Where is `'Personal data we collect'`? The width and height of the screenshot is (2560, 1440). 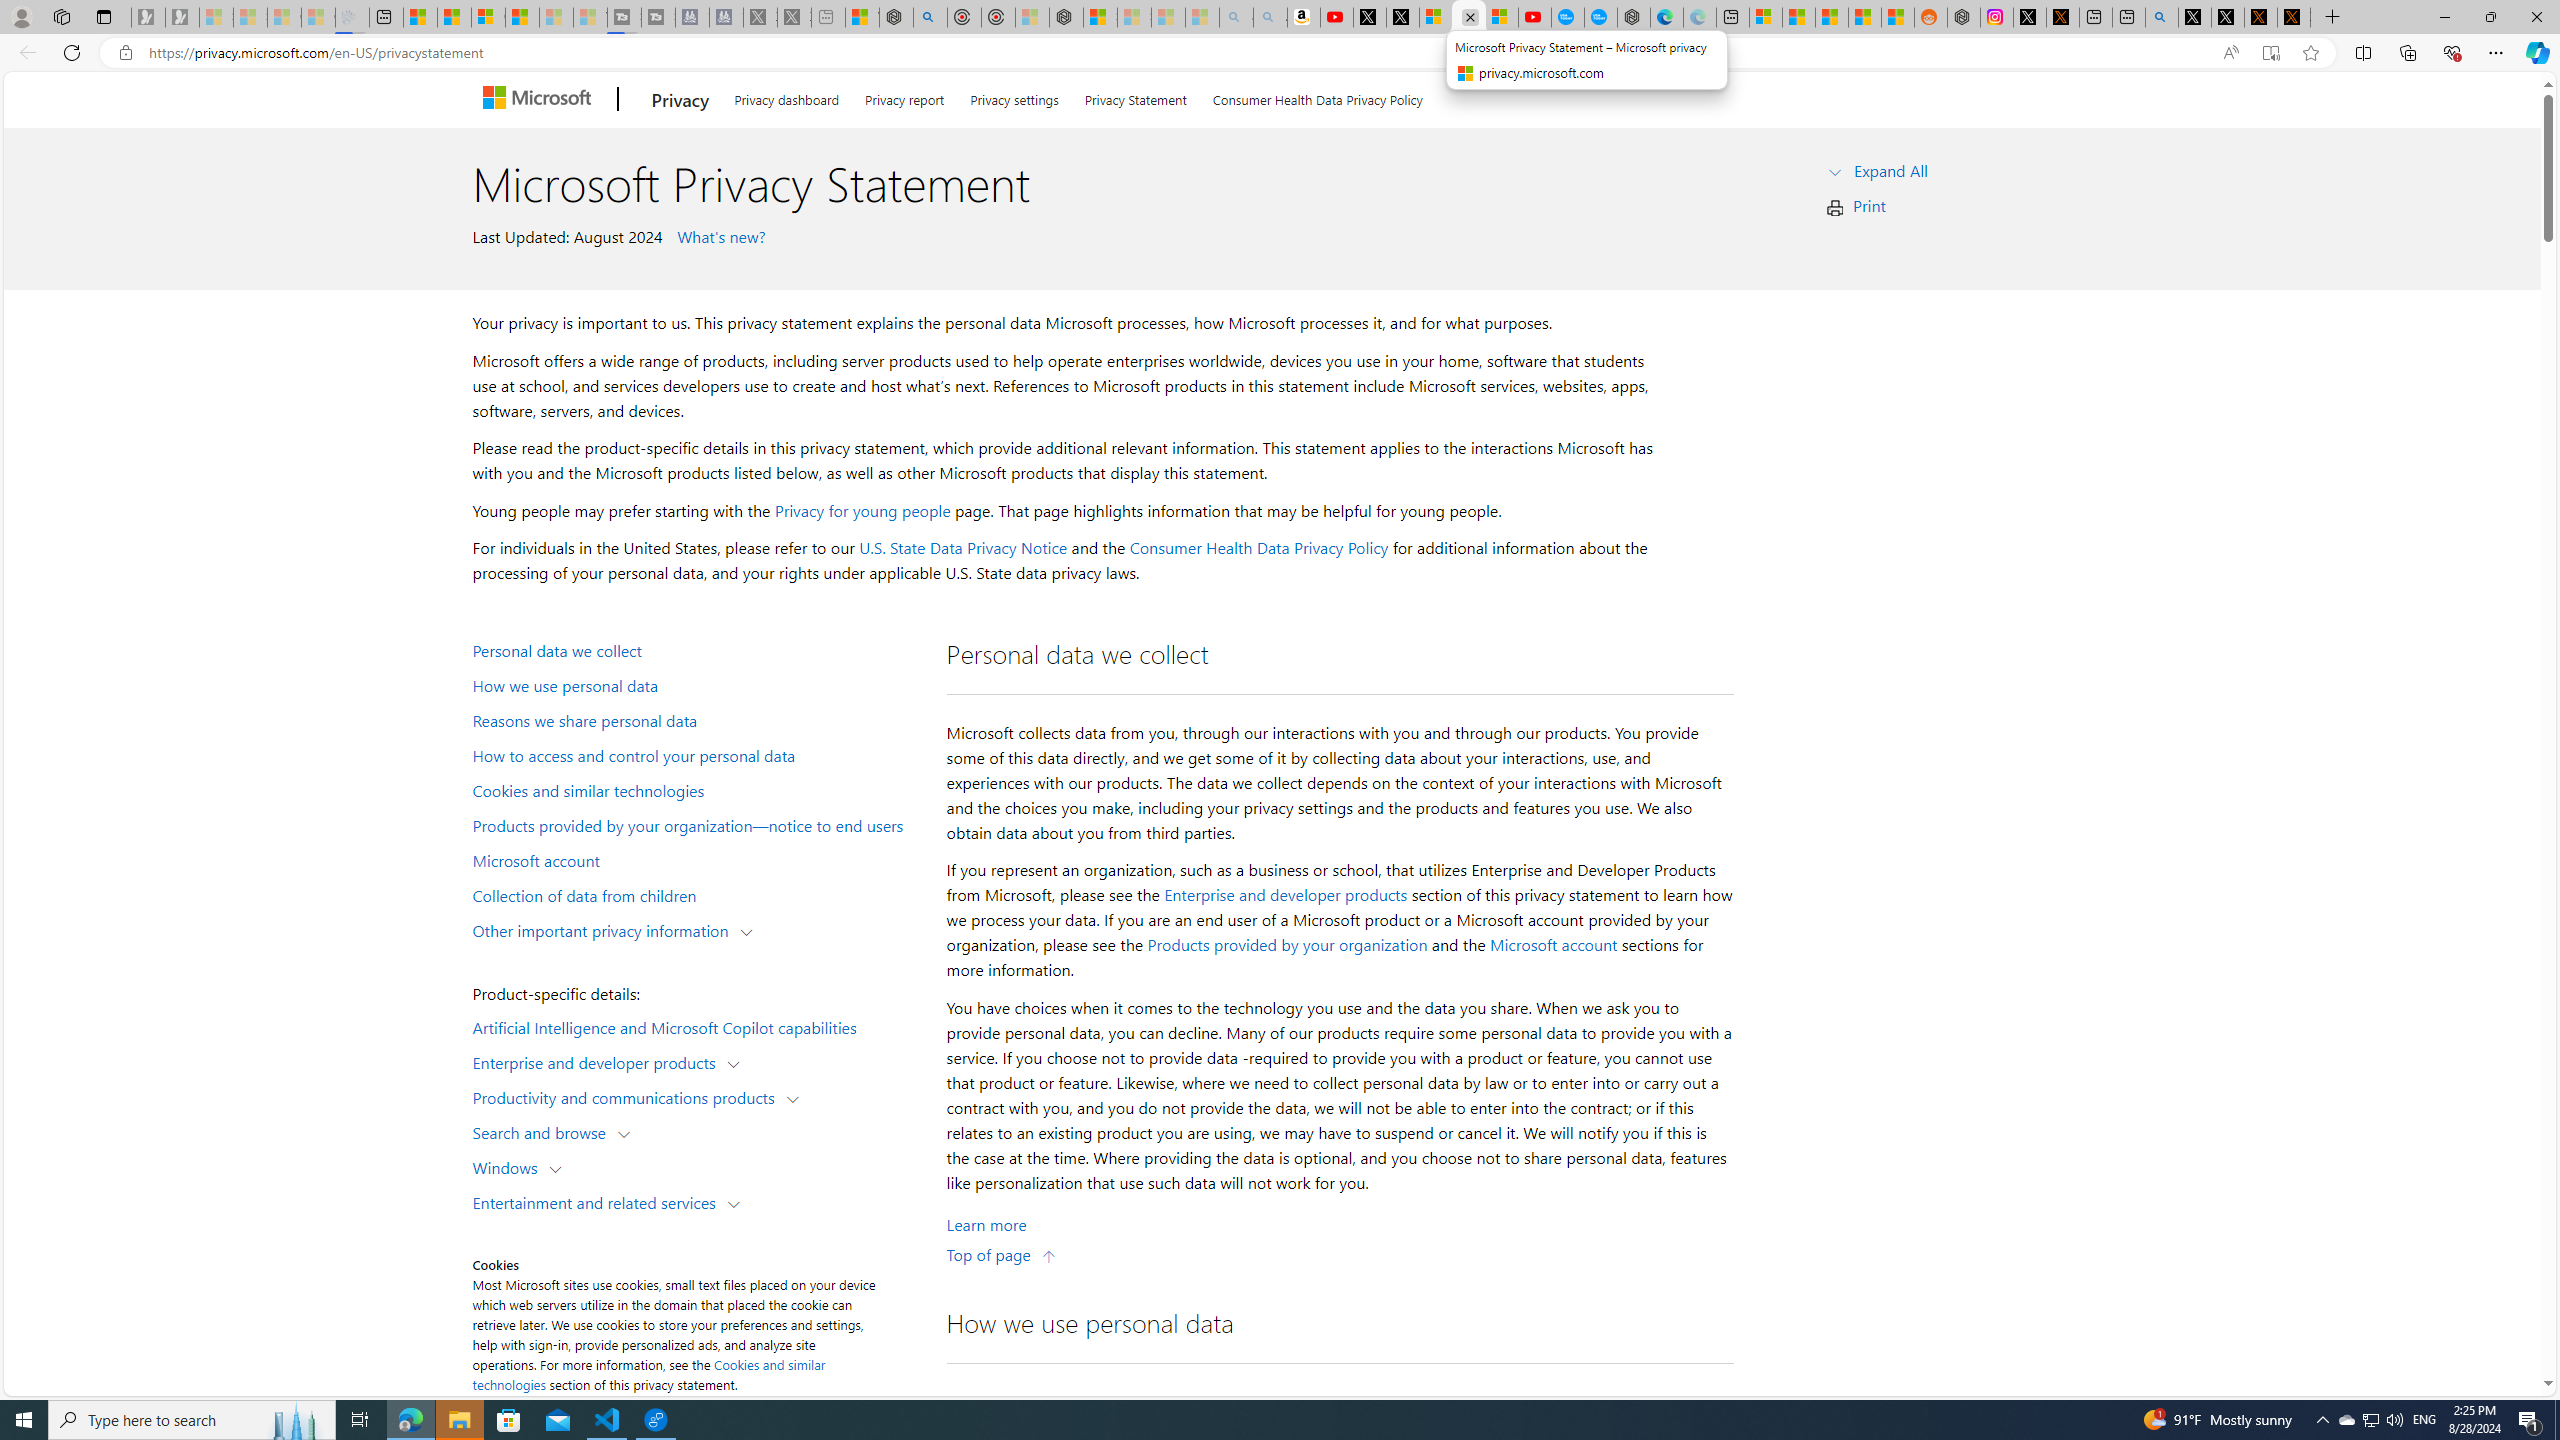 'Personal data we collect' is located at coordinates (696, 648).